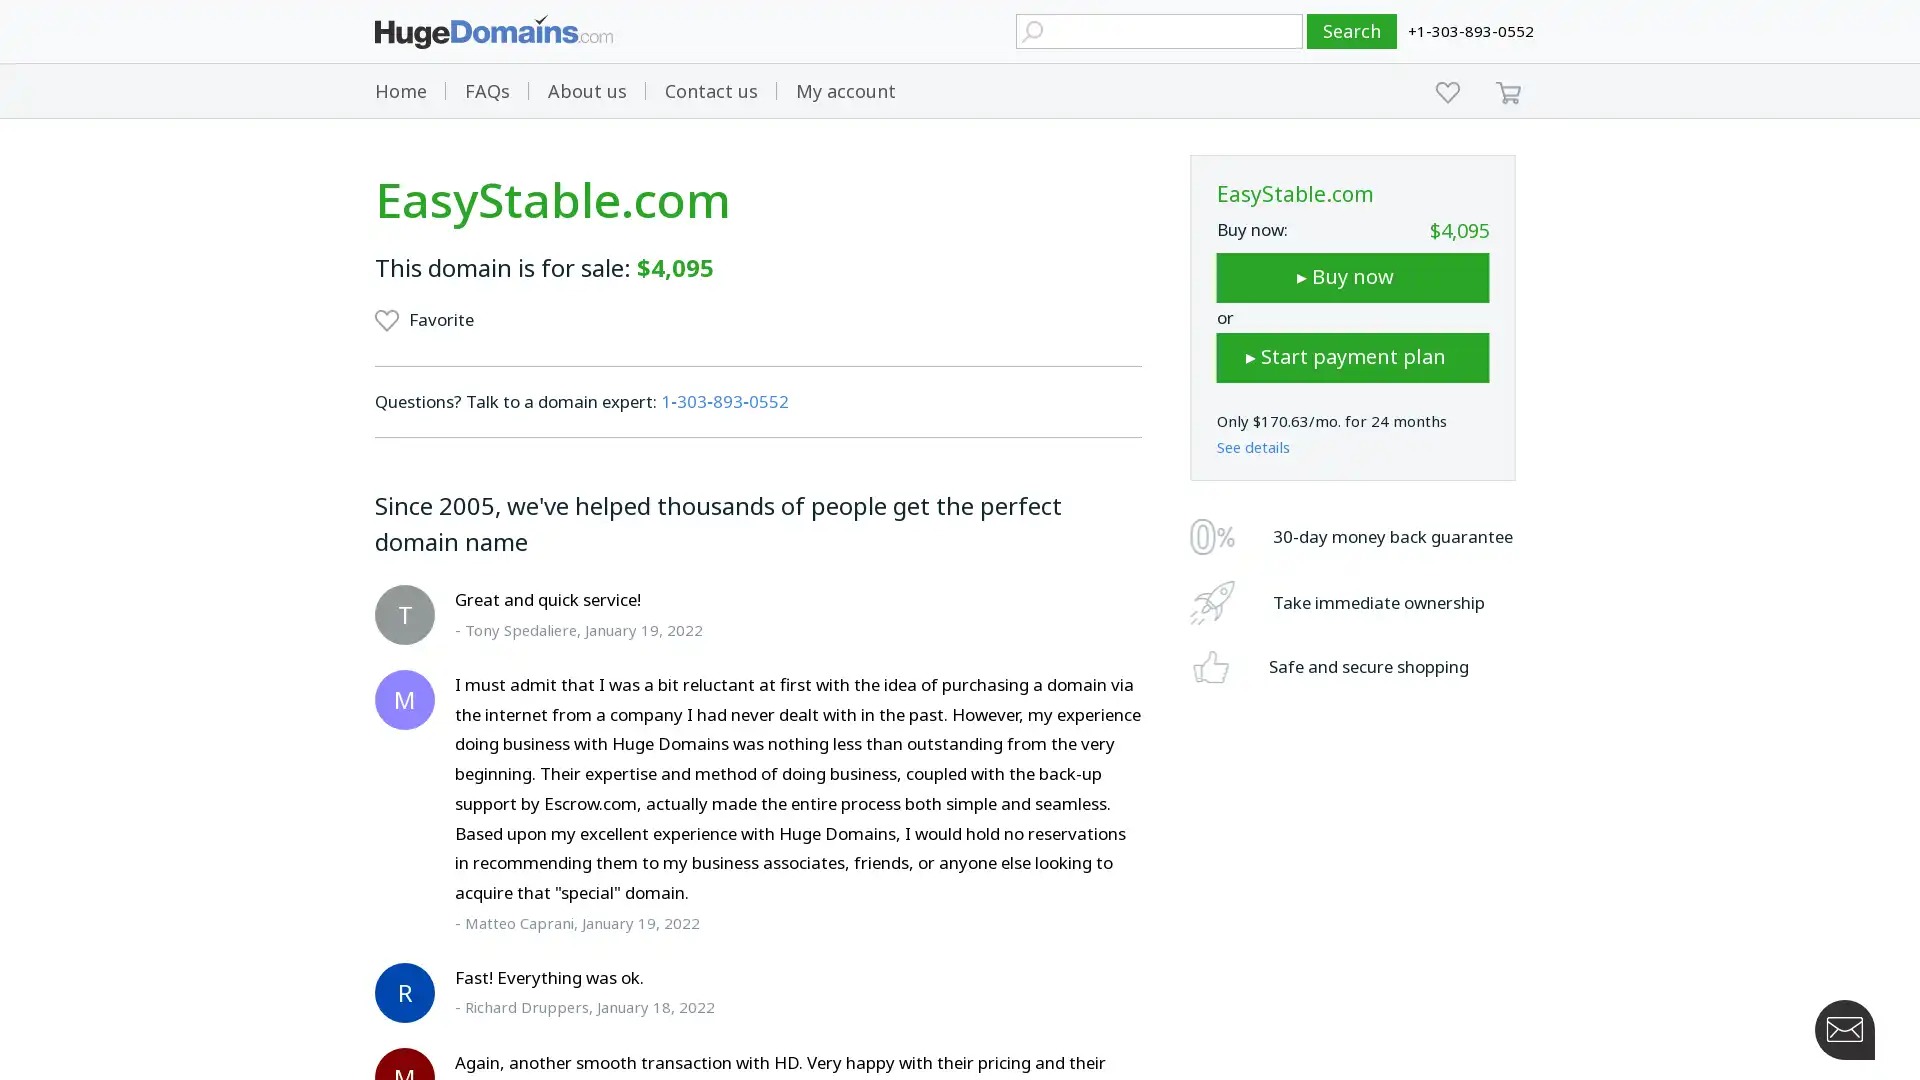 The image size is (1920, 1080). Describe the element at coordinates (1352, 31) in the screenshot. I see `Search` at that location.